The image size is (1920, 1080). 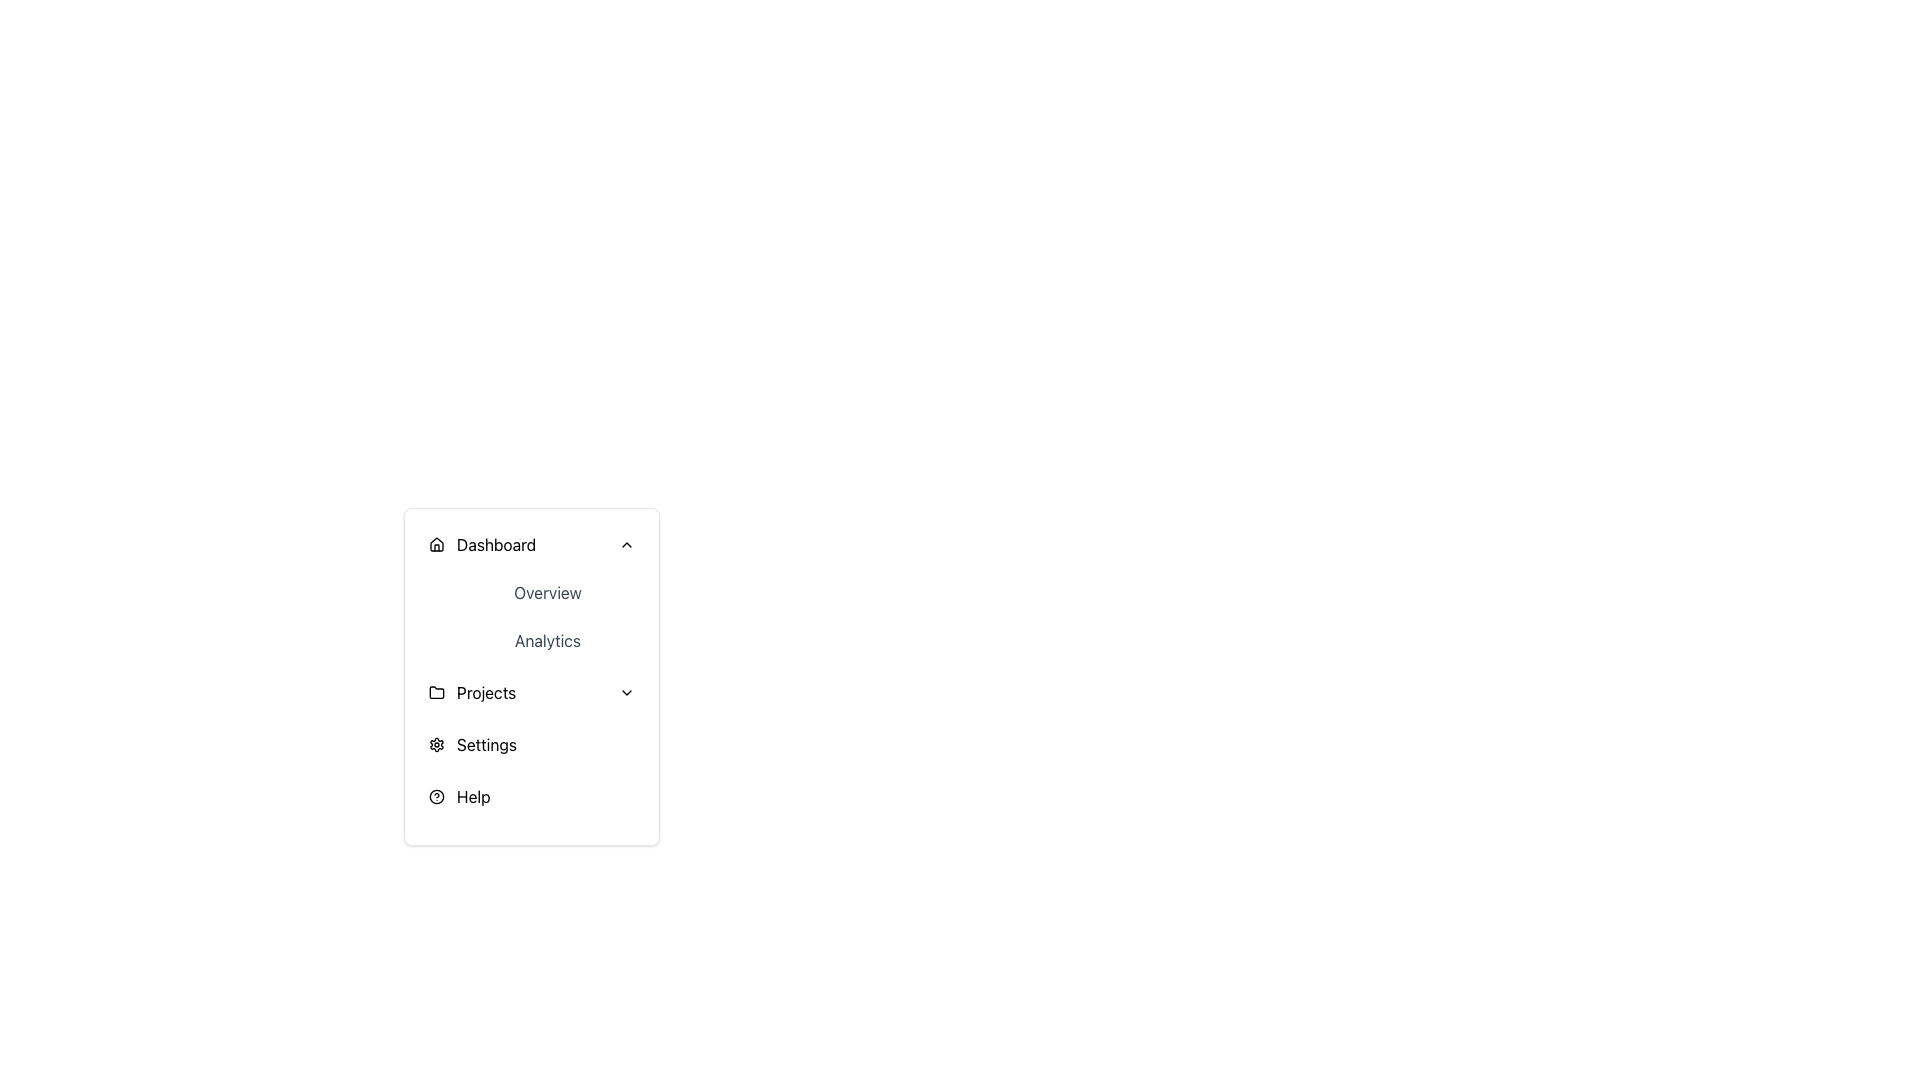 I want to click on the collapsible menu indicator located at the far right of the 'Dashboard' entry, so click(x=626, y=544).